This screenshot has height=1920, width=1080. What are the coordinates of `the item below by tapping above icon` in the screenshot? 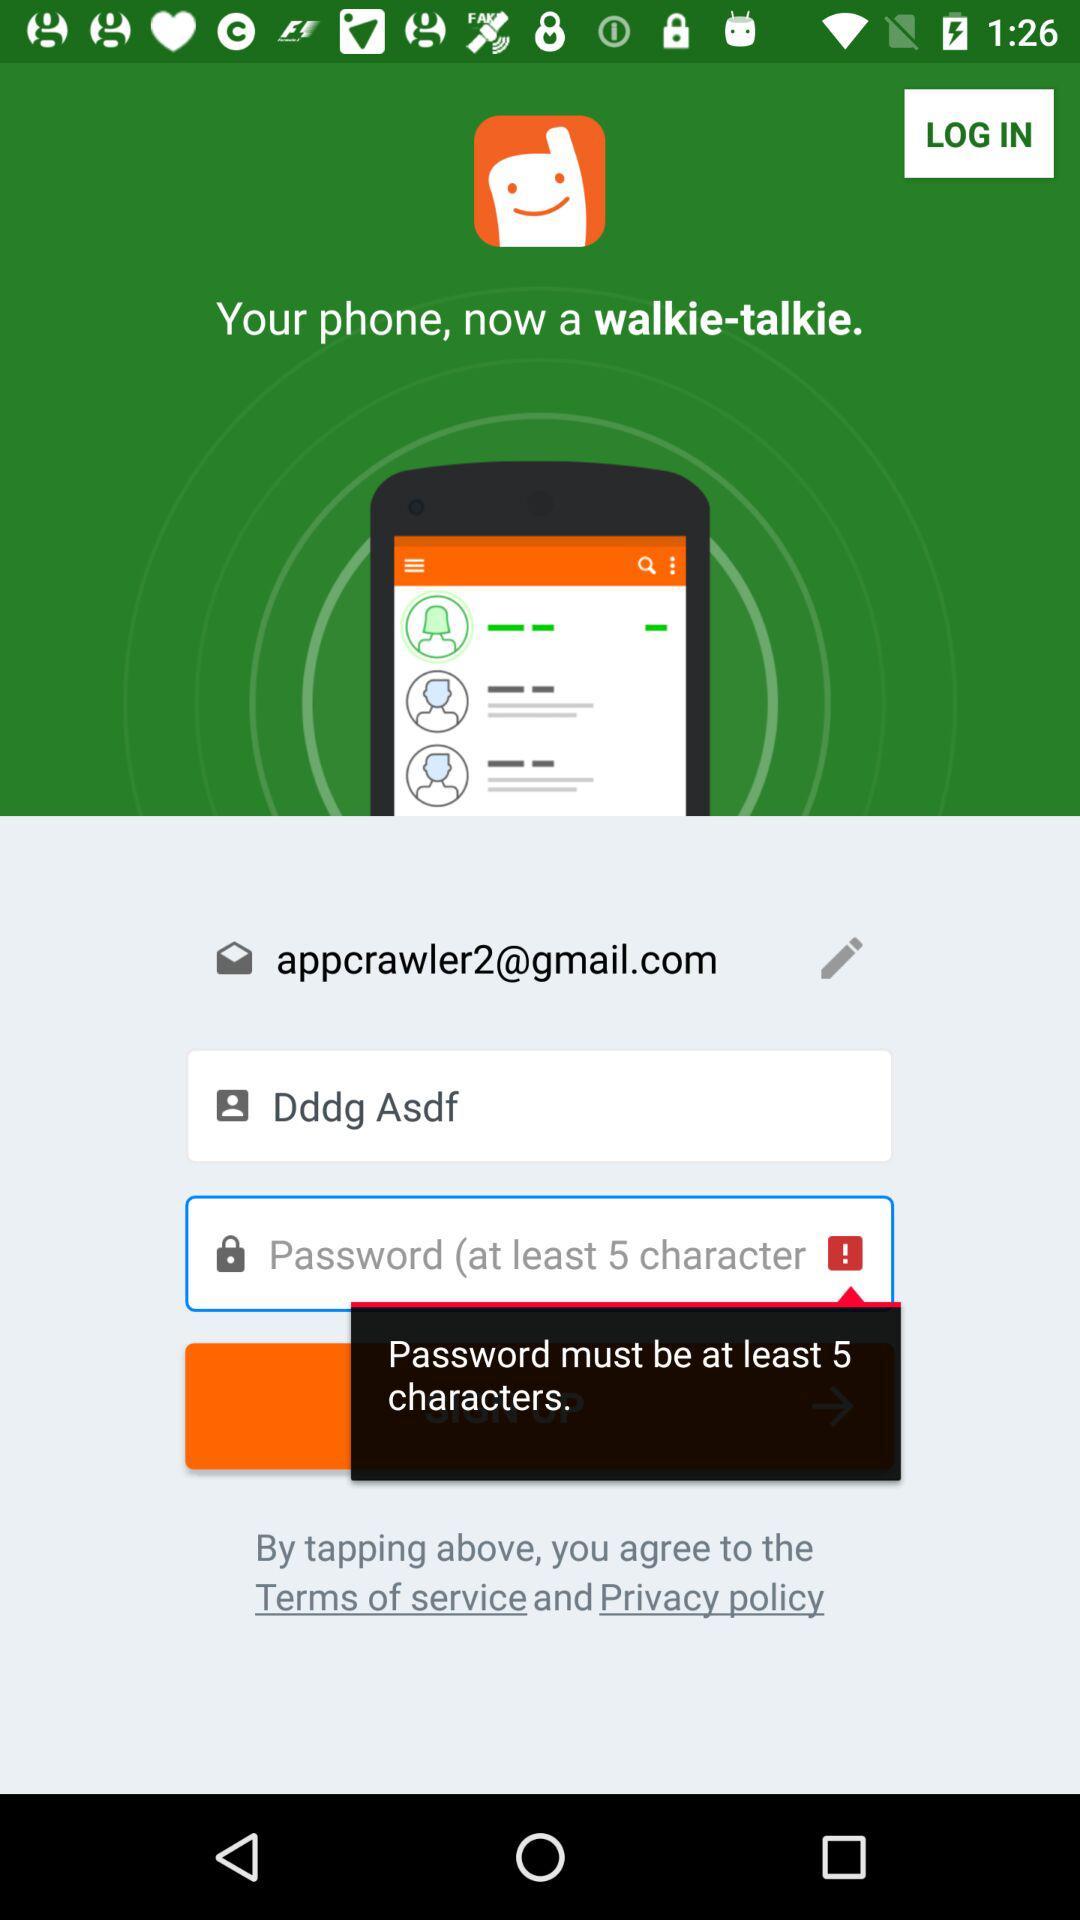 It's located at (391, 1595).